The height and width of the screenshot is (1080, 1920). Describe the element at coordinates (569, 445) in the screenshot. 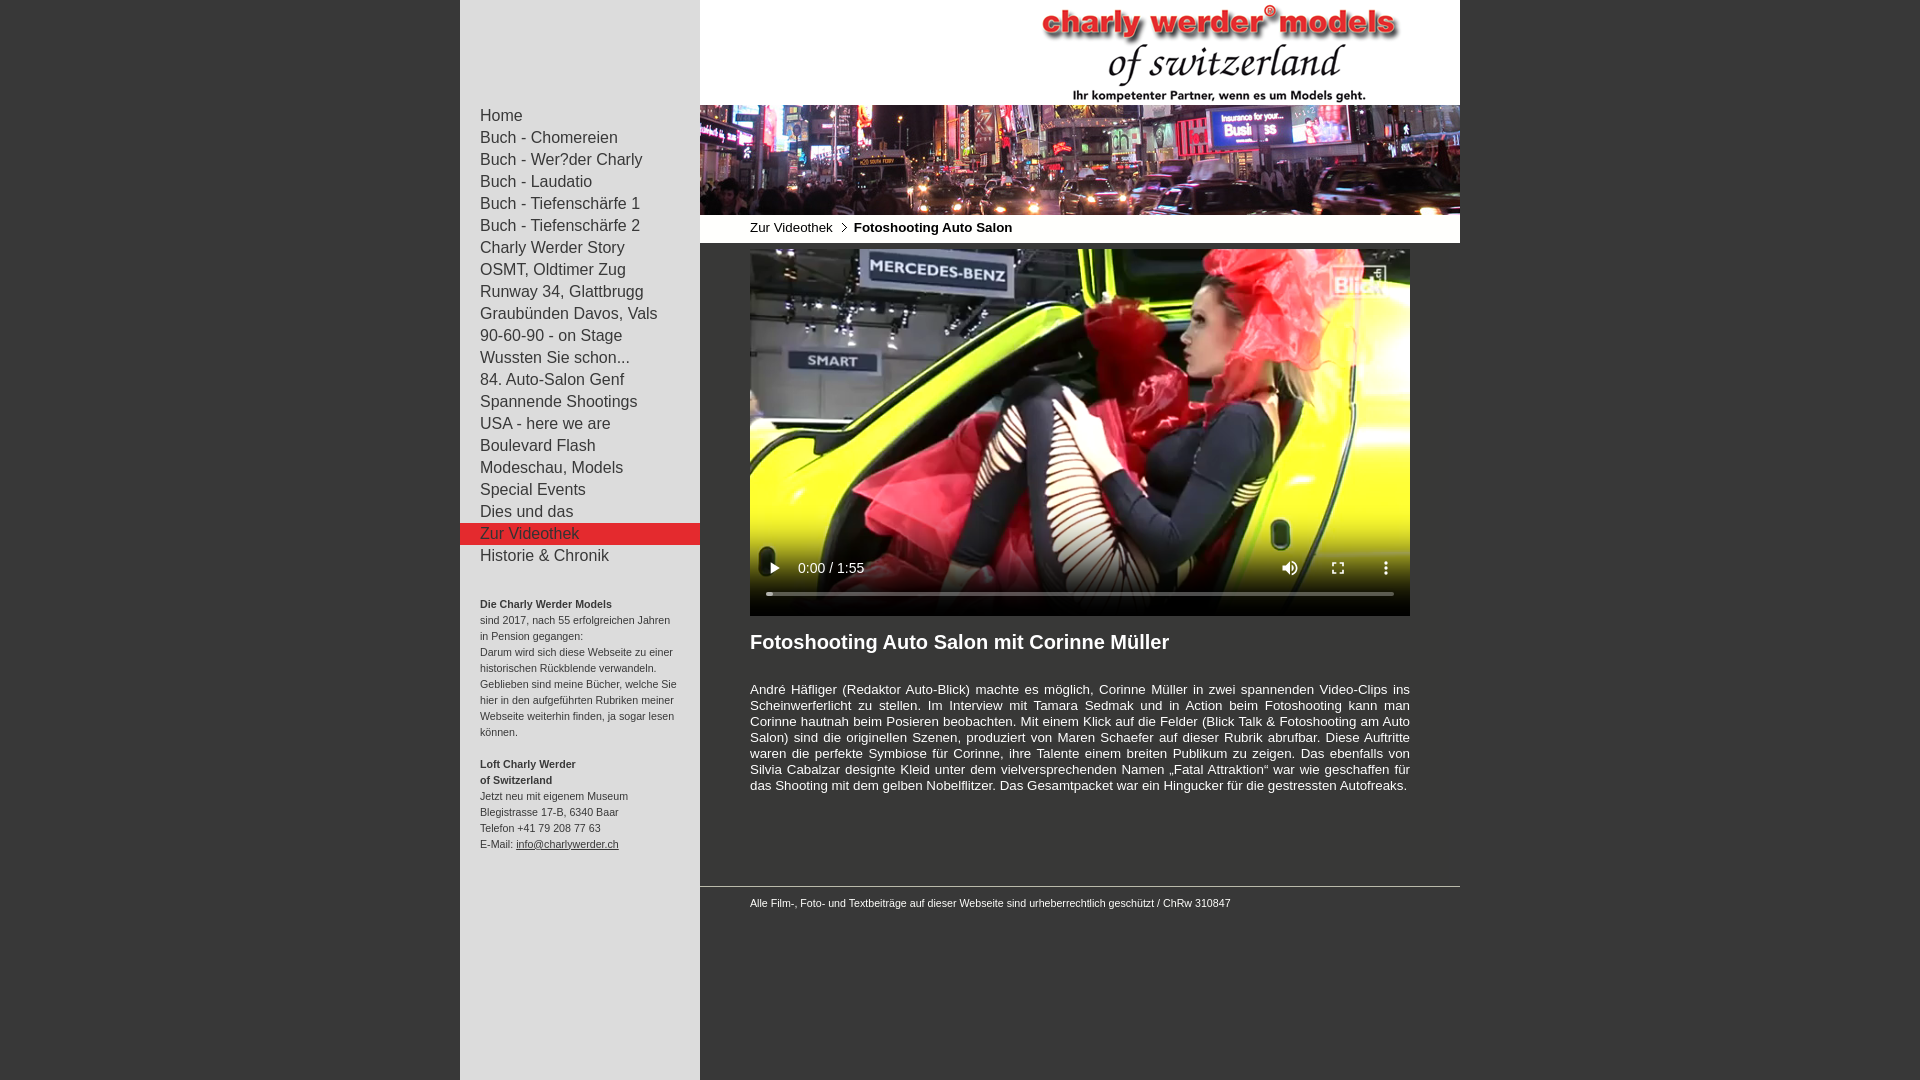

I see `'Boulevard Flash'` at that location.